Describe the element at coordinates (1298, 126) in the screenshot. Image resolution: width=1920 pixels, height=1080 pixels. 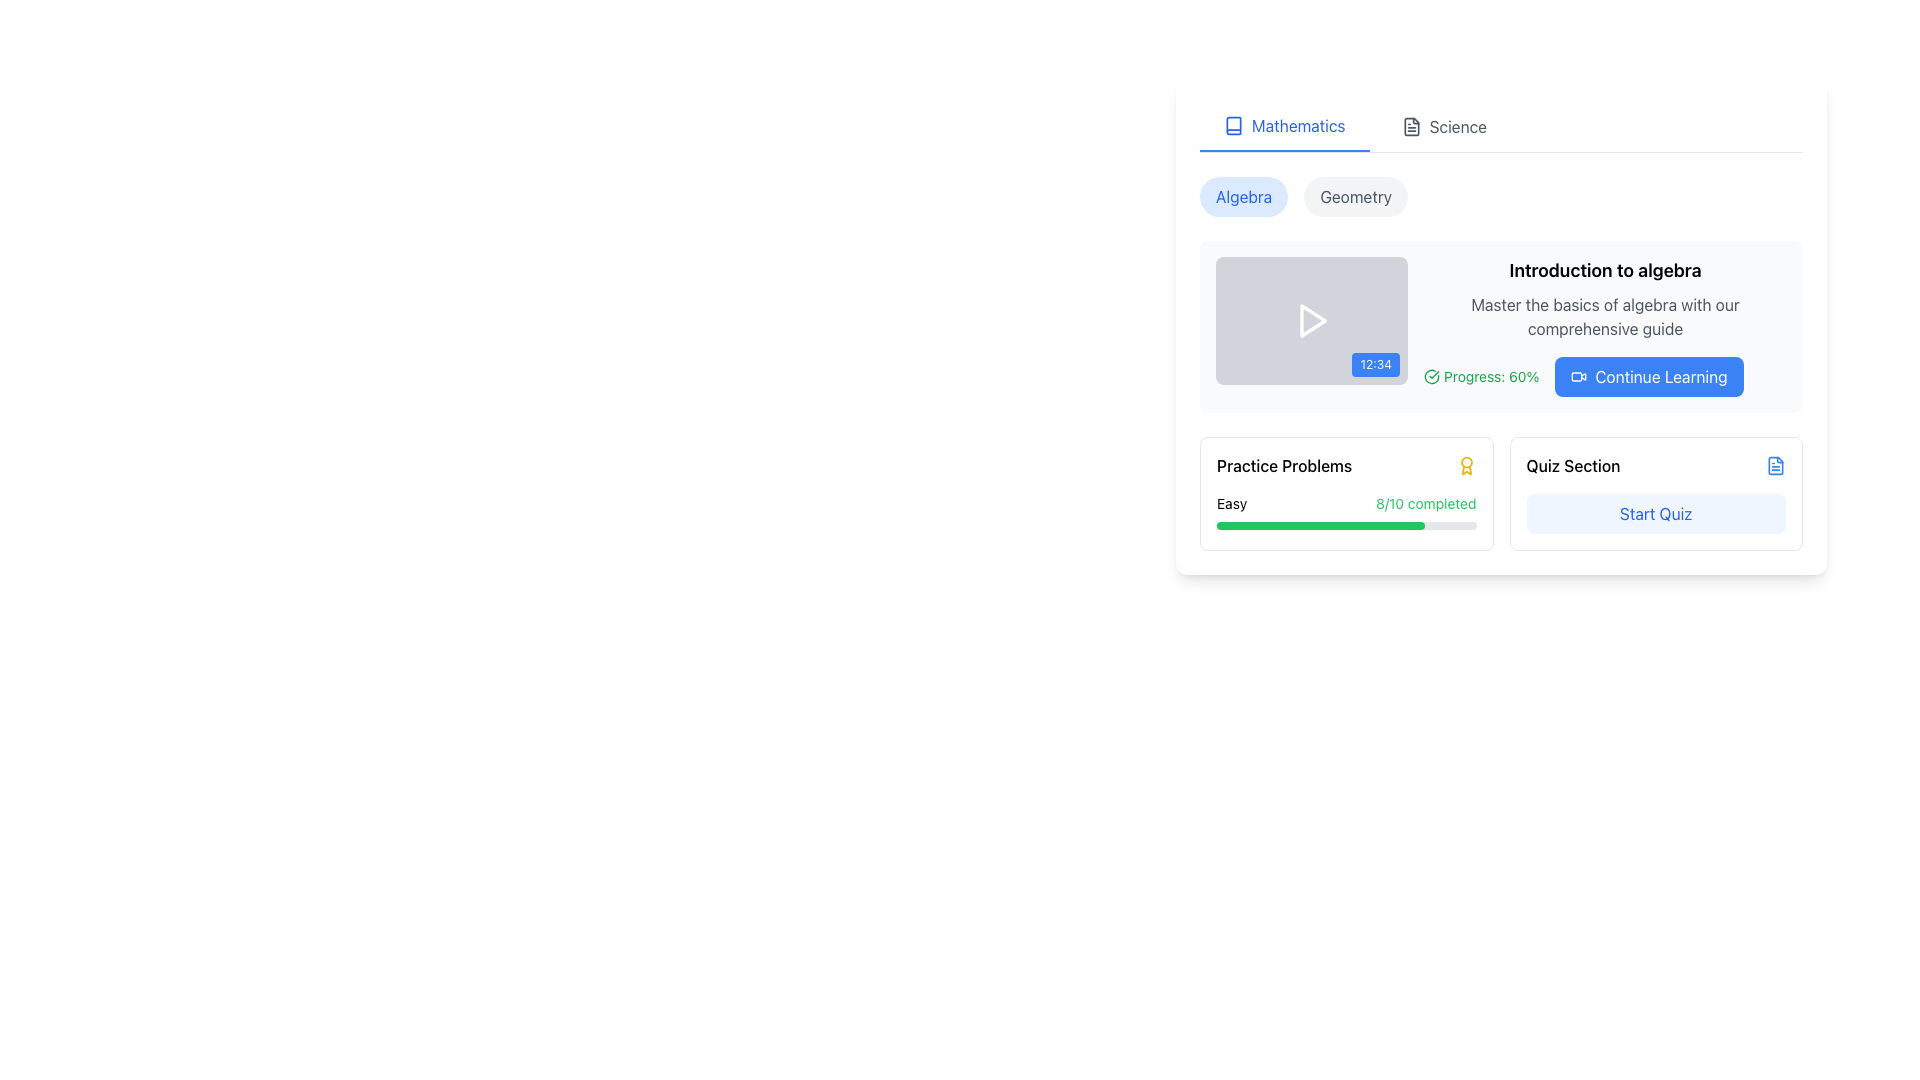
I see `the blue text label displaying 'Mathematics'` at that location.